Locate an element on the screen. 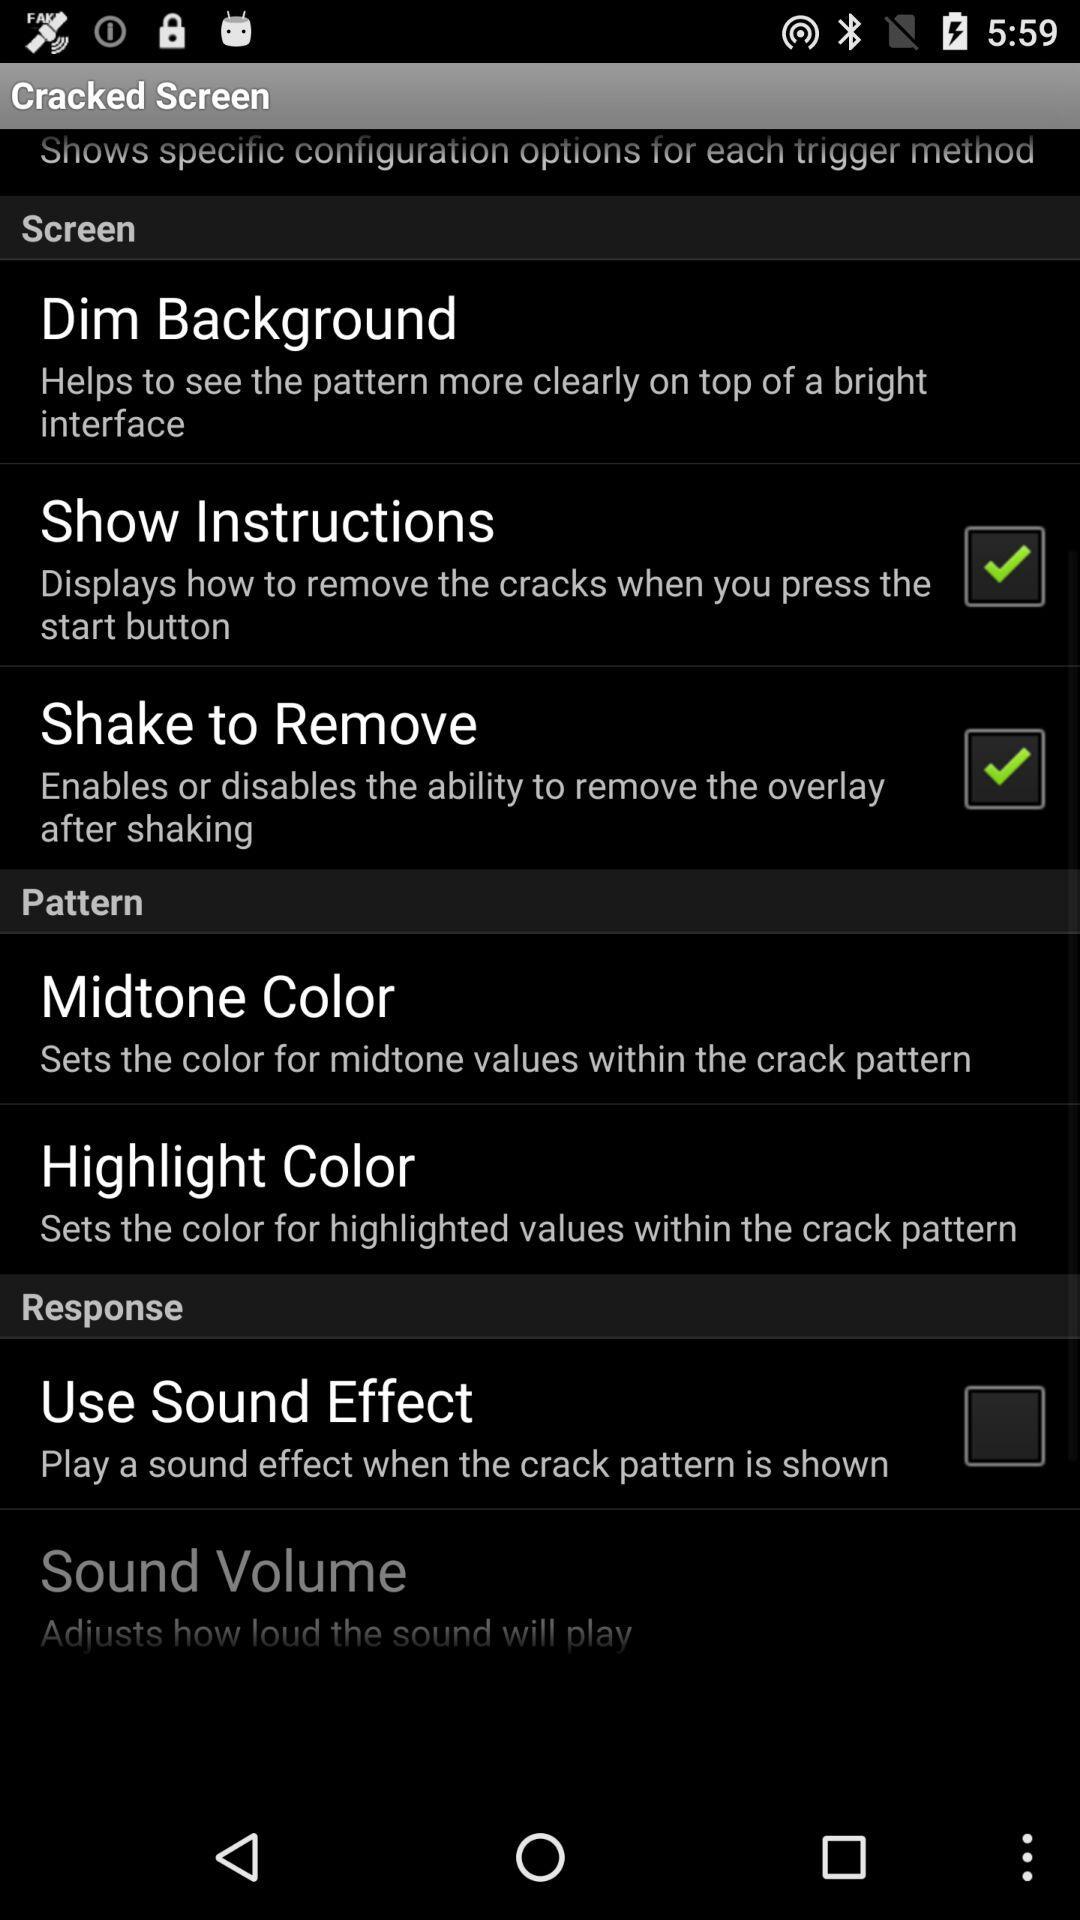  app above the shake to remove is located at coordinates (489, 602).